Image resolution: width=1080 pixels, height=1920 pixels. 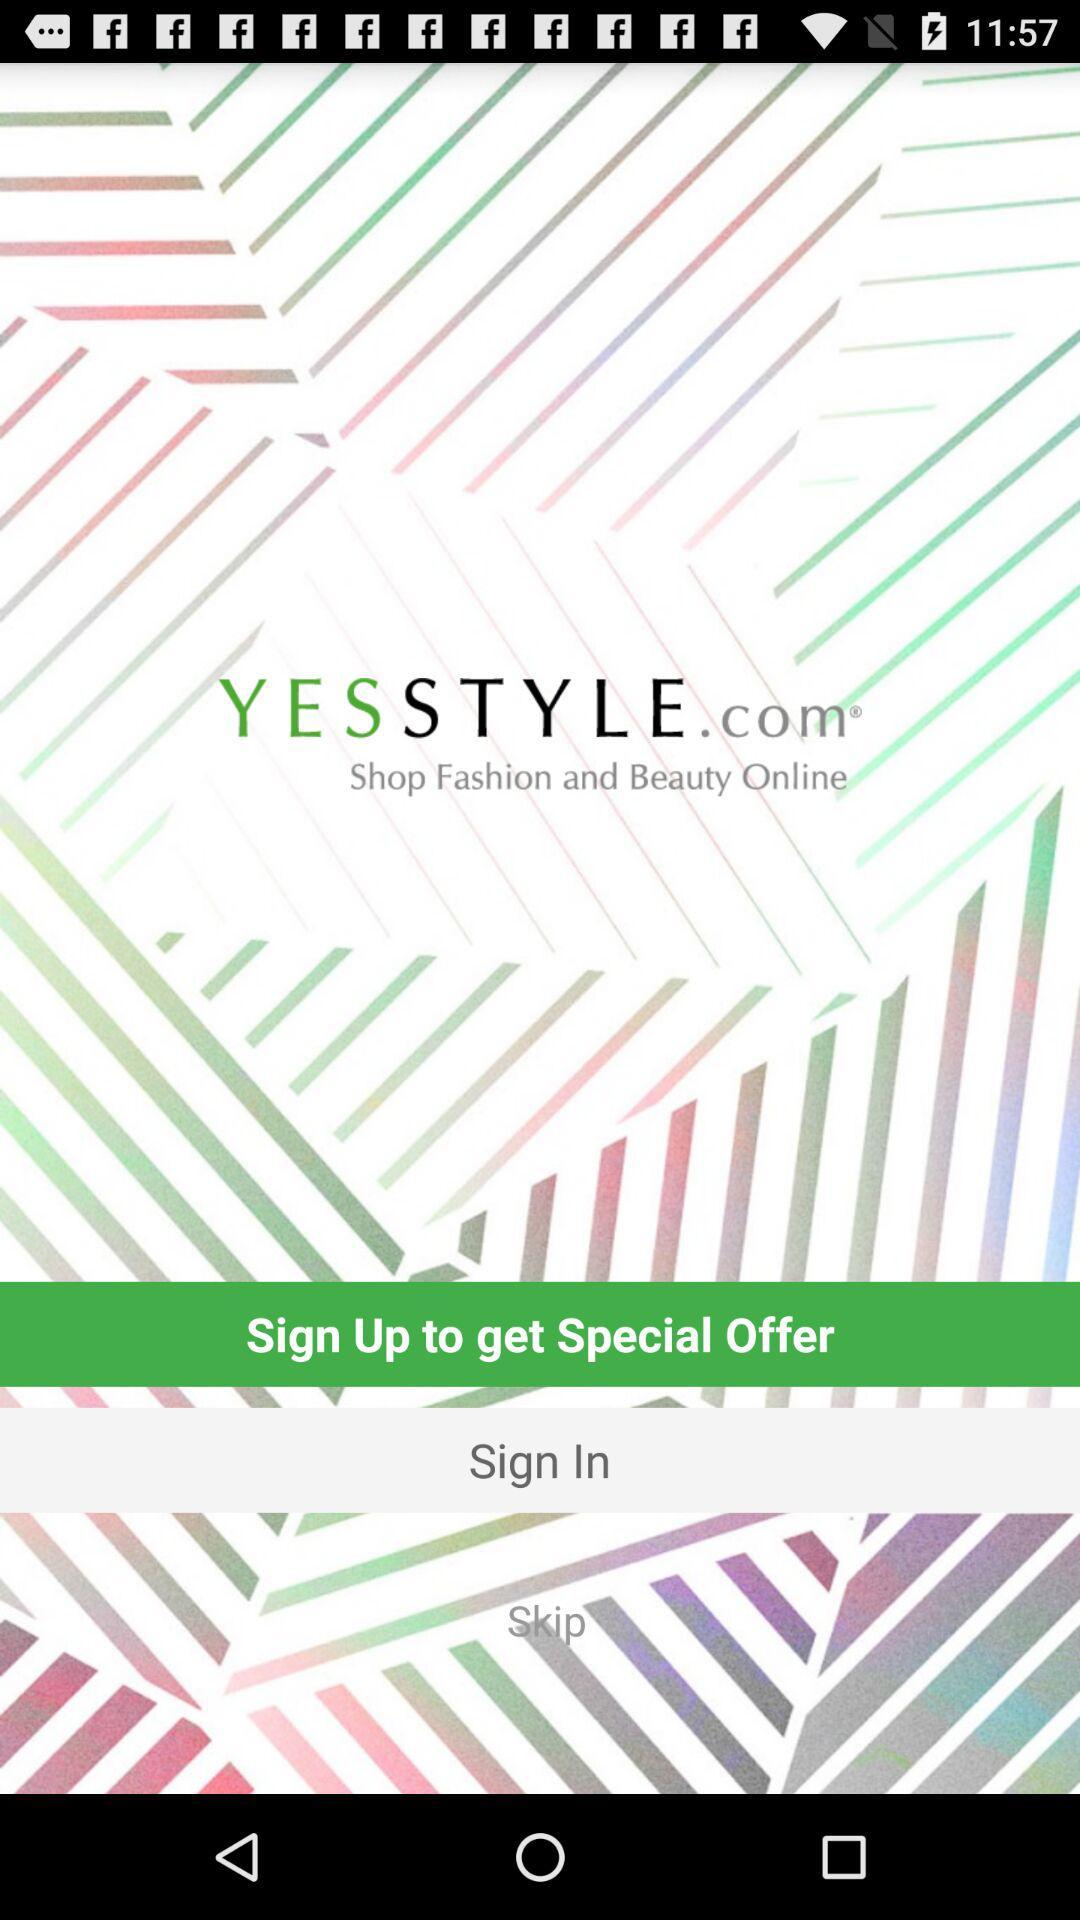 What do you see at coordinates (540, 1334) in the screenshot?
I see `the sign up to icon` at bounding box center [540, 1334].